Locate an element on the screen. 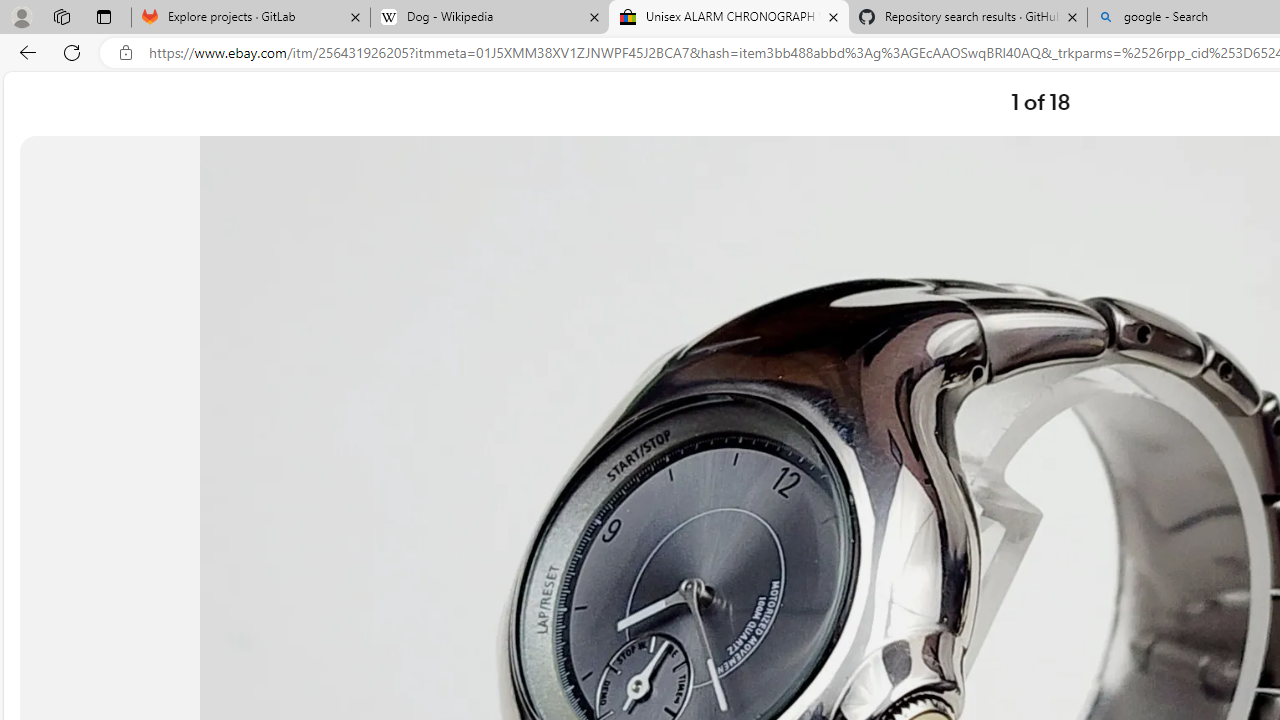 This screenshot has width=1280, height=720. 'Dog - Wikipedia' is located at coordinates (490, 17).